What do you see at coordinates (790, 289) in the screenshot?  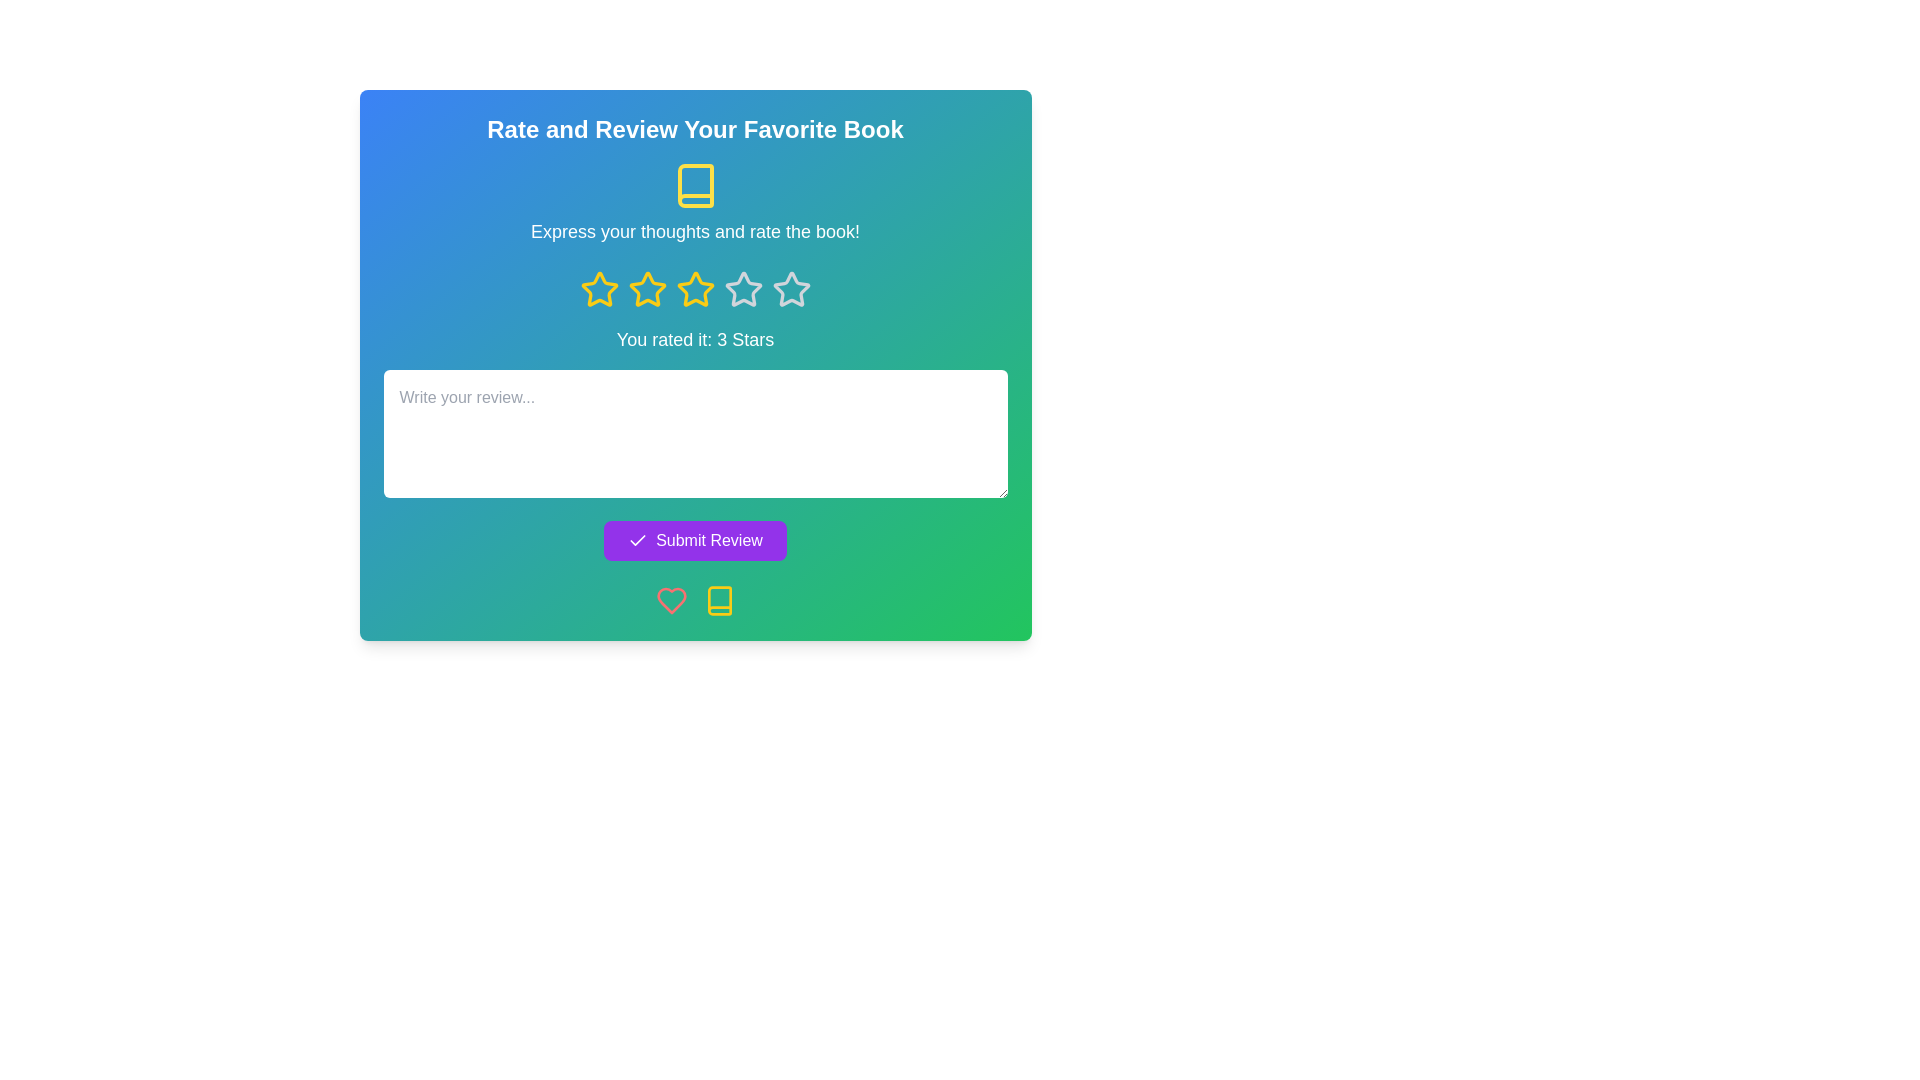 I see `the fifth star icon in the star rating system` at bounding box center [790, 289].